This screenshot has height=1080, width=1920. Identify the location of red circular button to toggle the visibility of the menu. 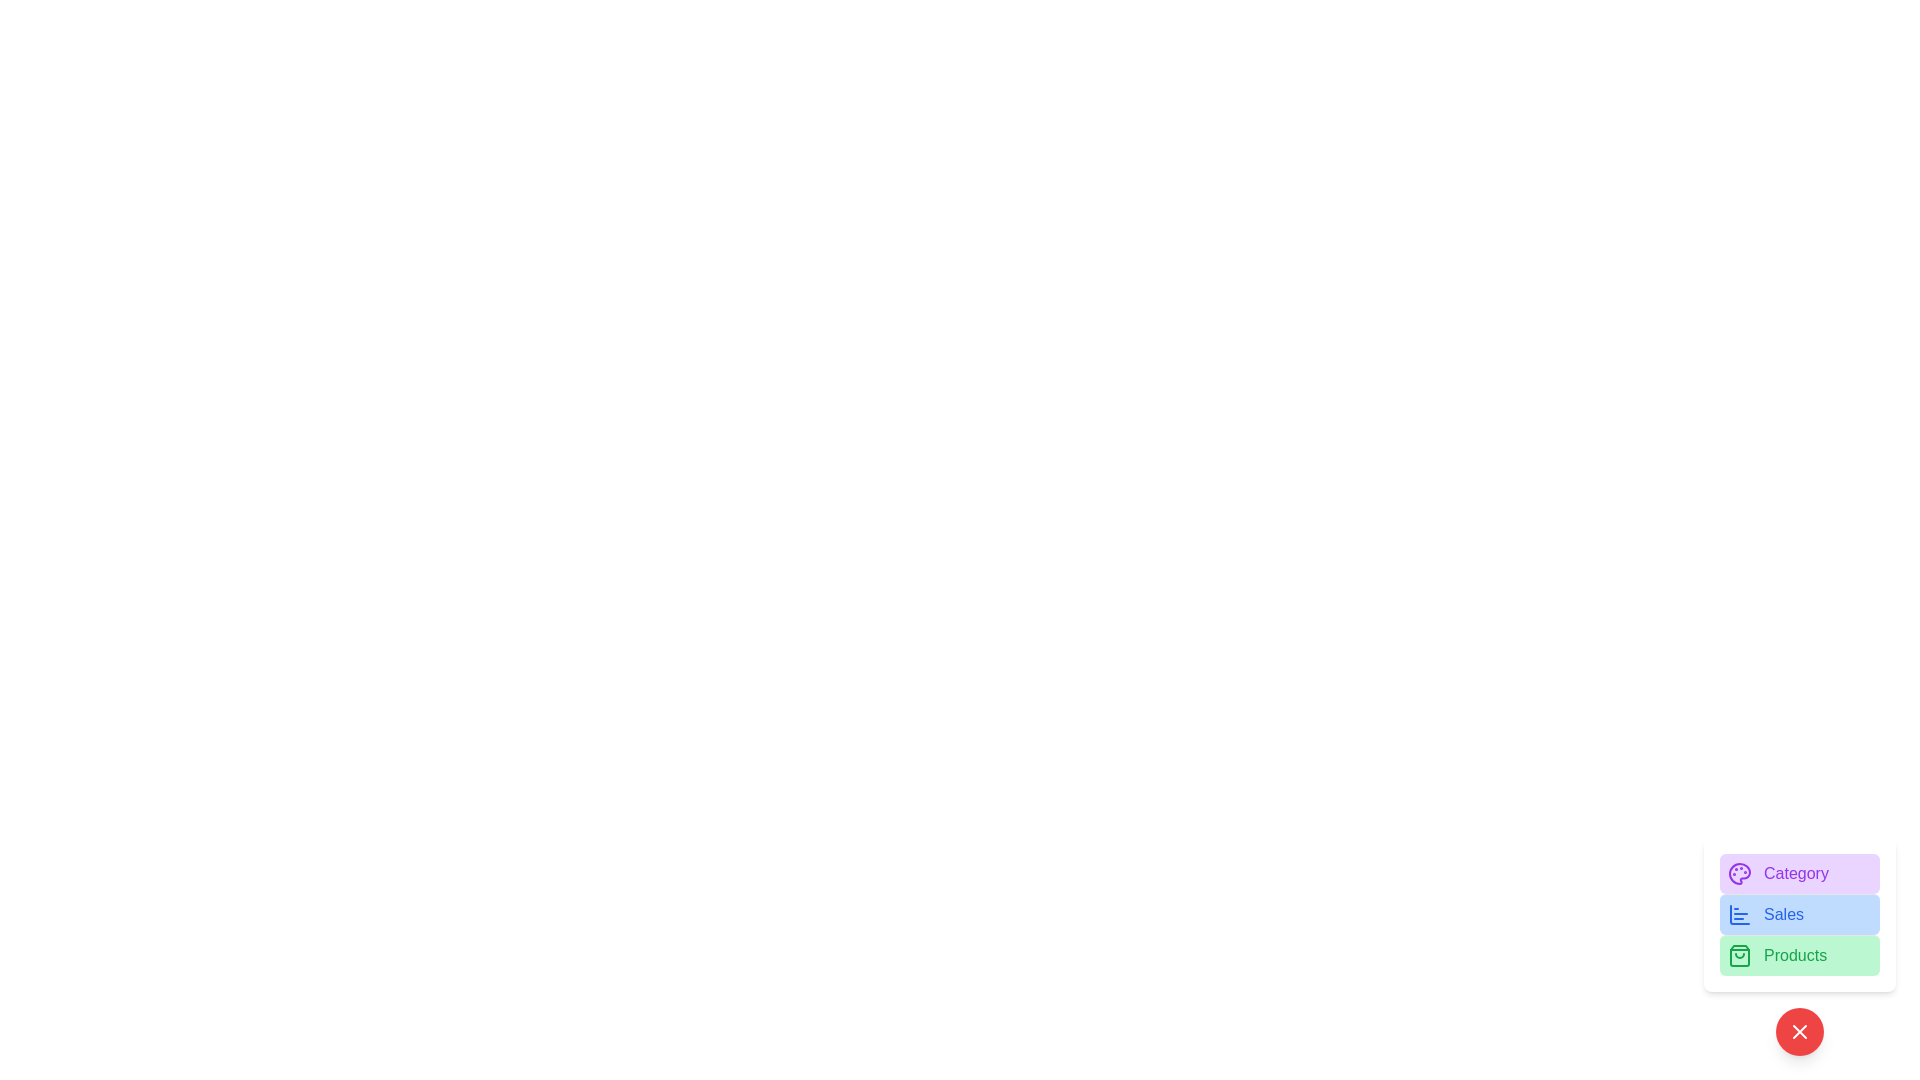
(1800, 1032).